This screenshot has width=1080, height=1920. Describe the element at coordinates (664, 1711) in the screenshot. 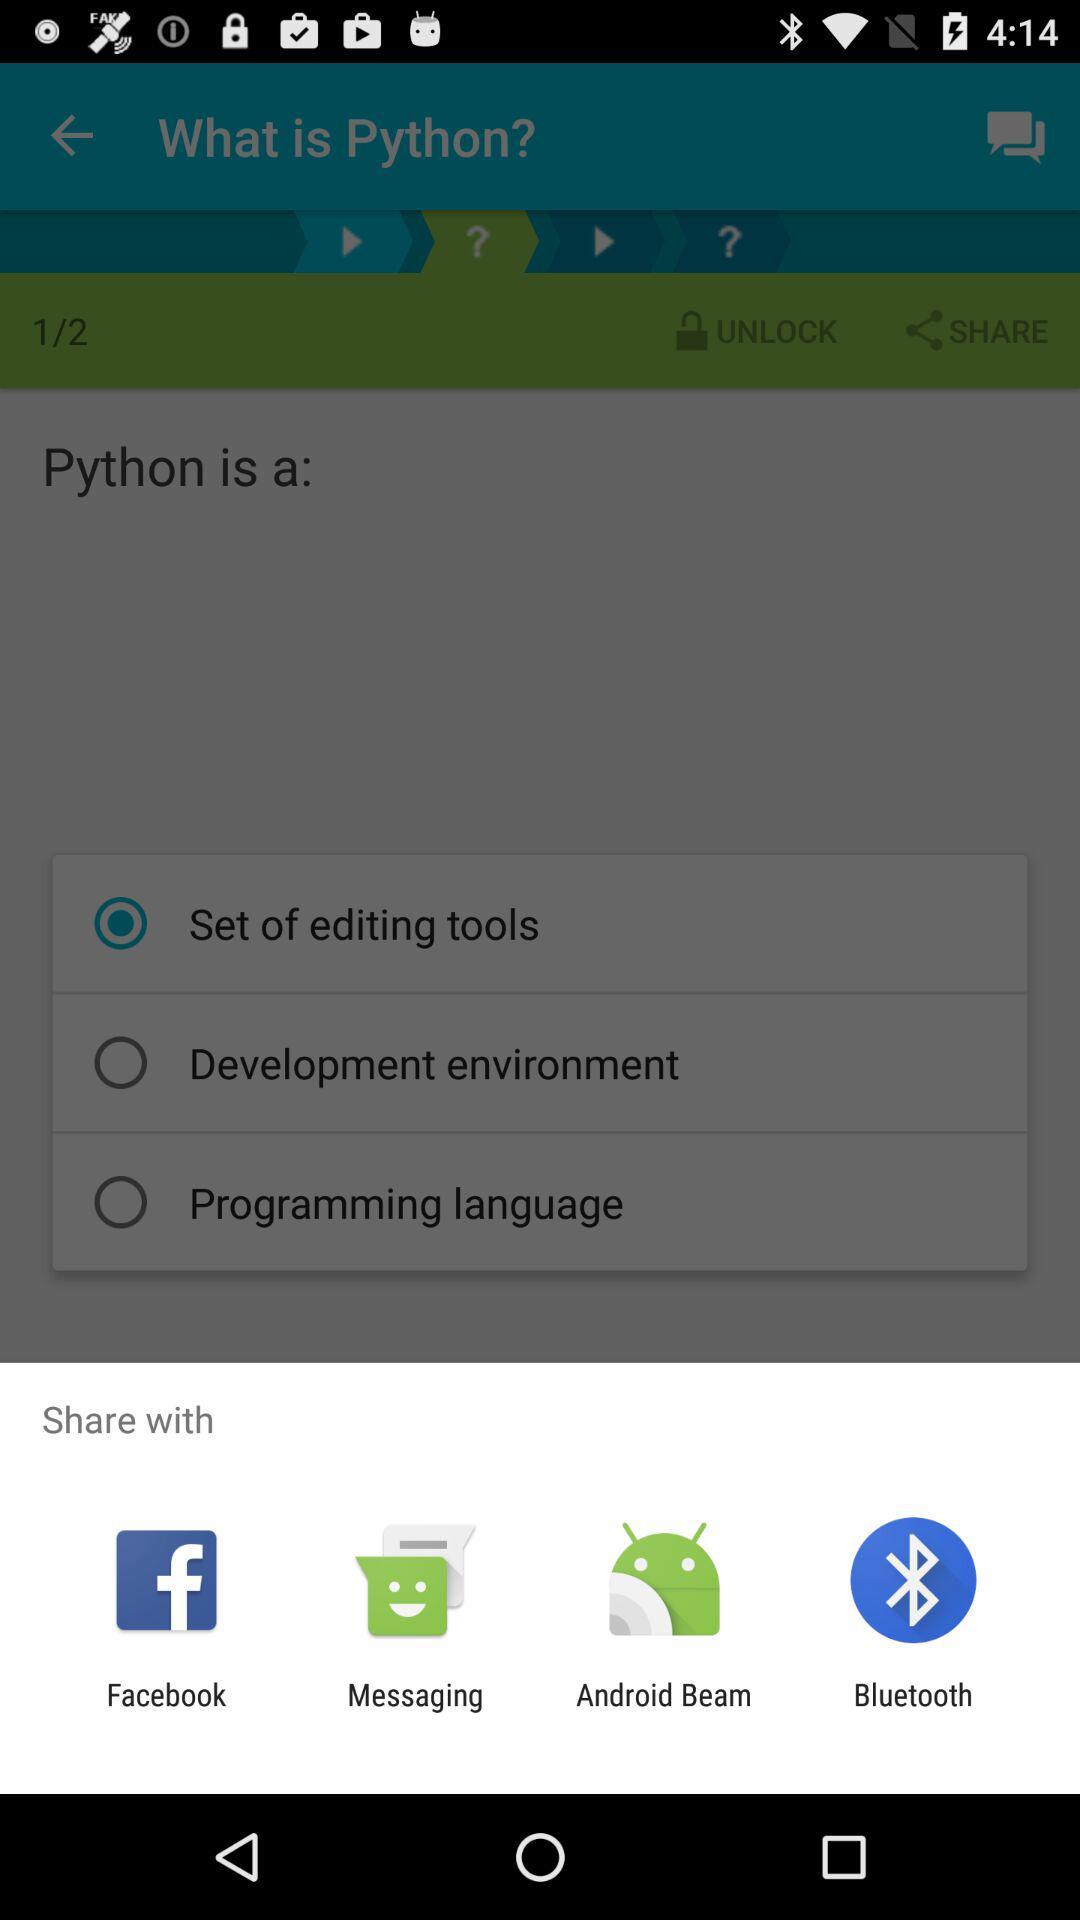

I see `app to the right of messaging item` at that location.